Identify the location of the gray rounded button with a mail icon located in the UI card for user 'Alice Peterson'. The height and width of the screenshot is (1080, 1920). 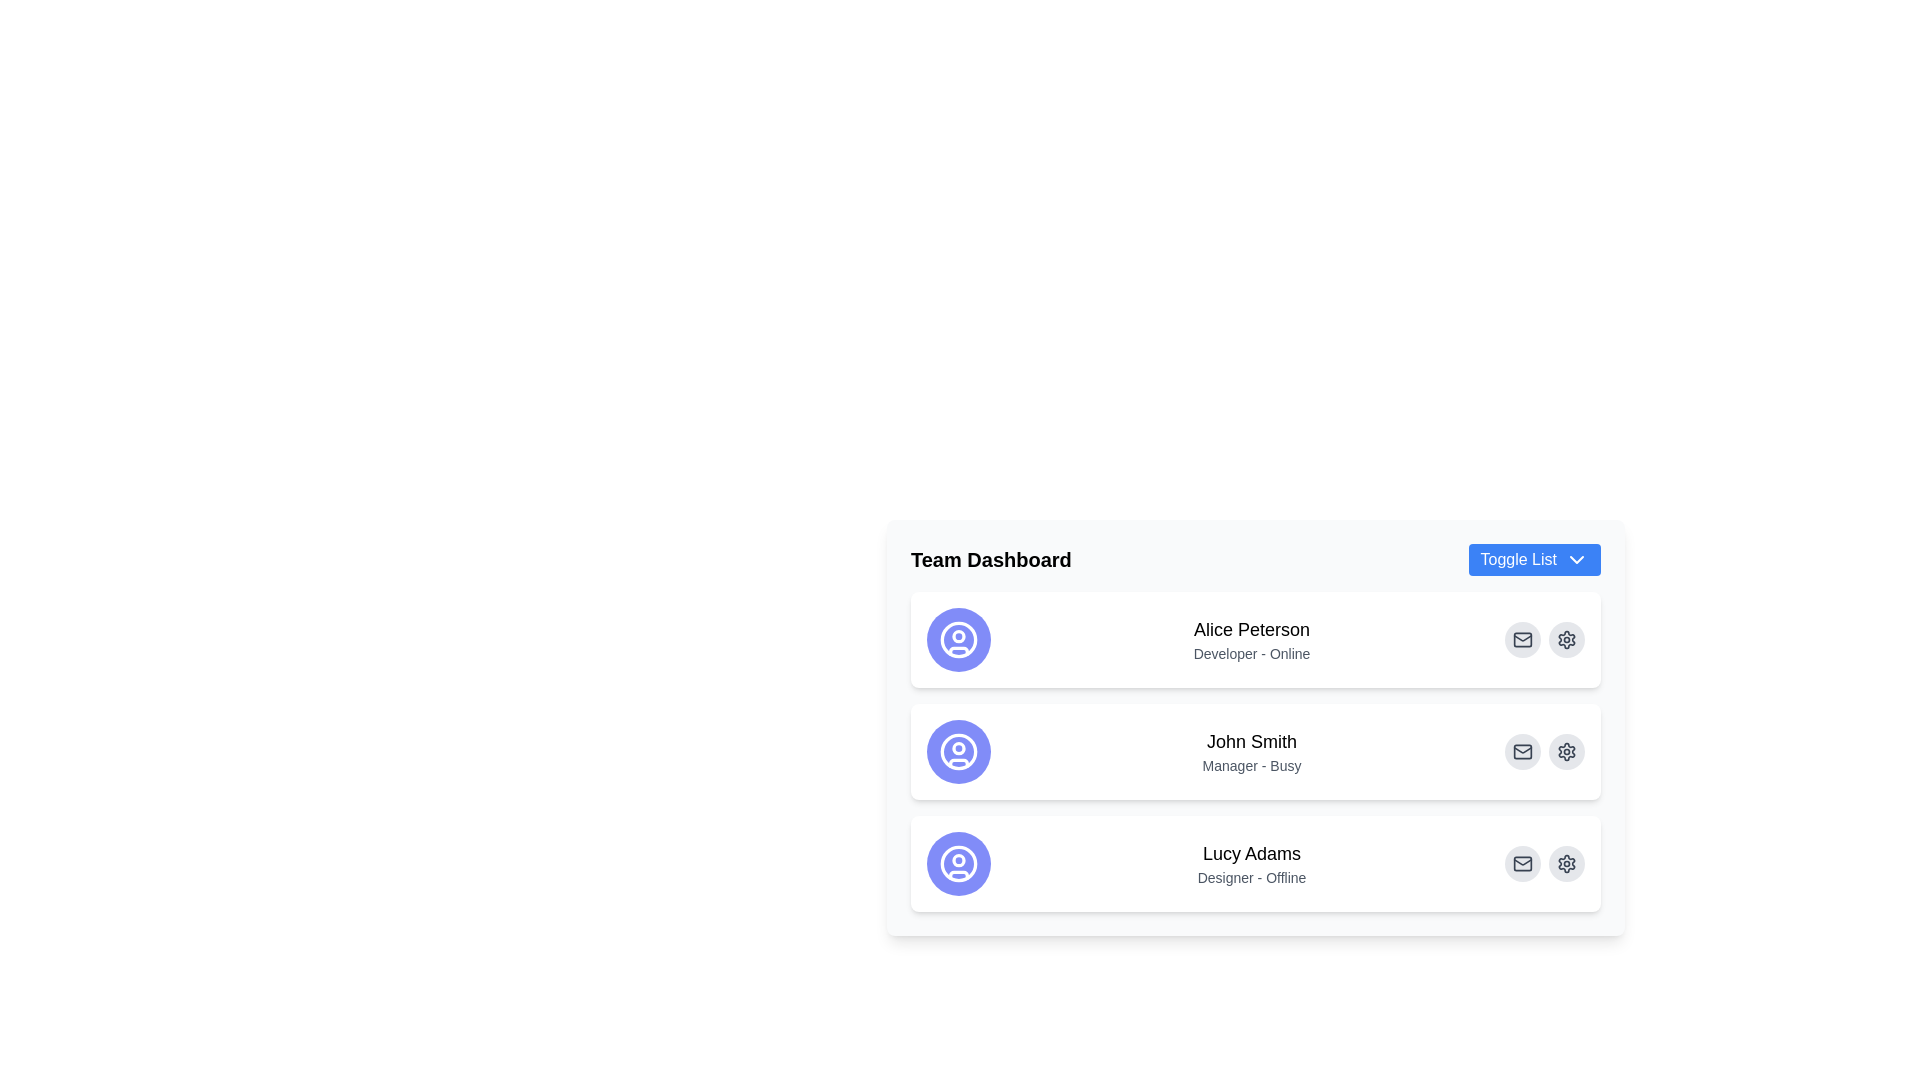
(1521, 640).